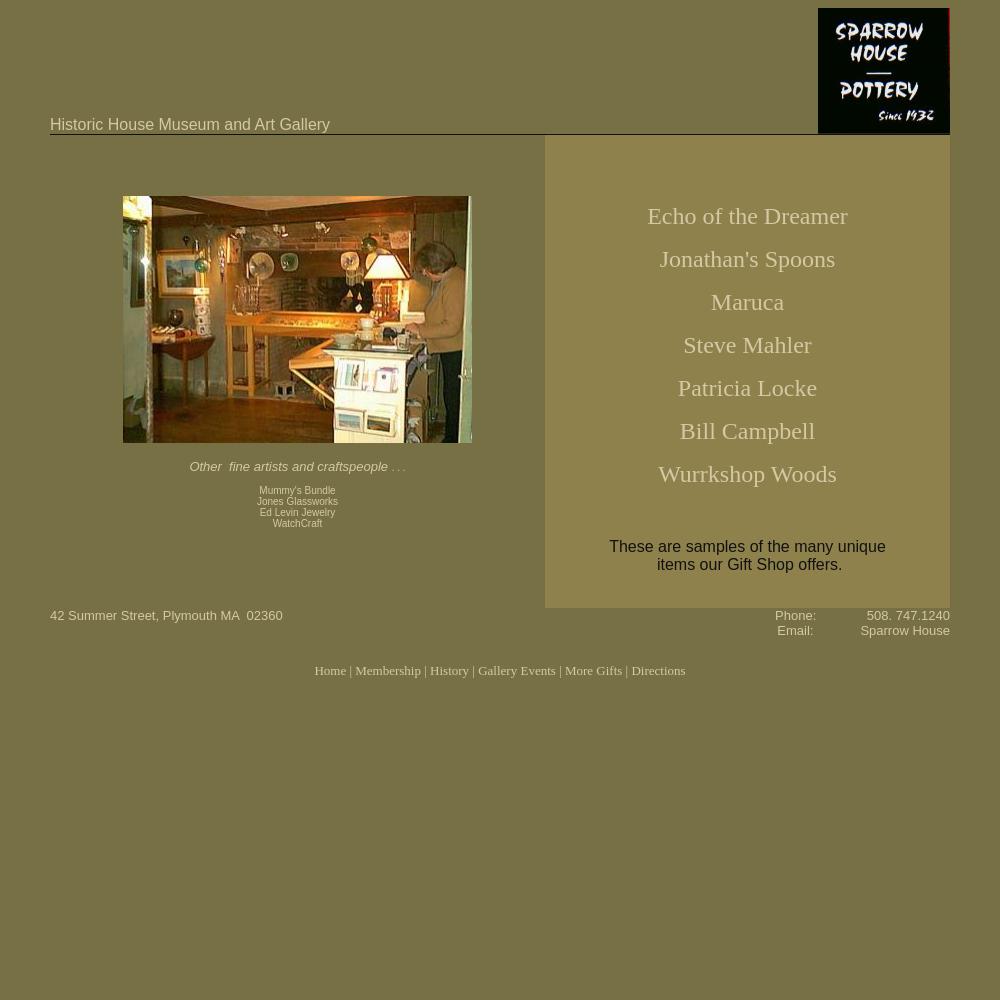 The height and width of the screenshot is (1000, 1000). Describe the element at coordinates (391, 466) in the screenshot. I see `'. . .'` at that location.